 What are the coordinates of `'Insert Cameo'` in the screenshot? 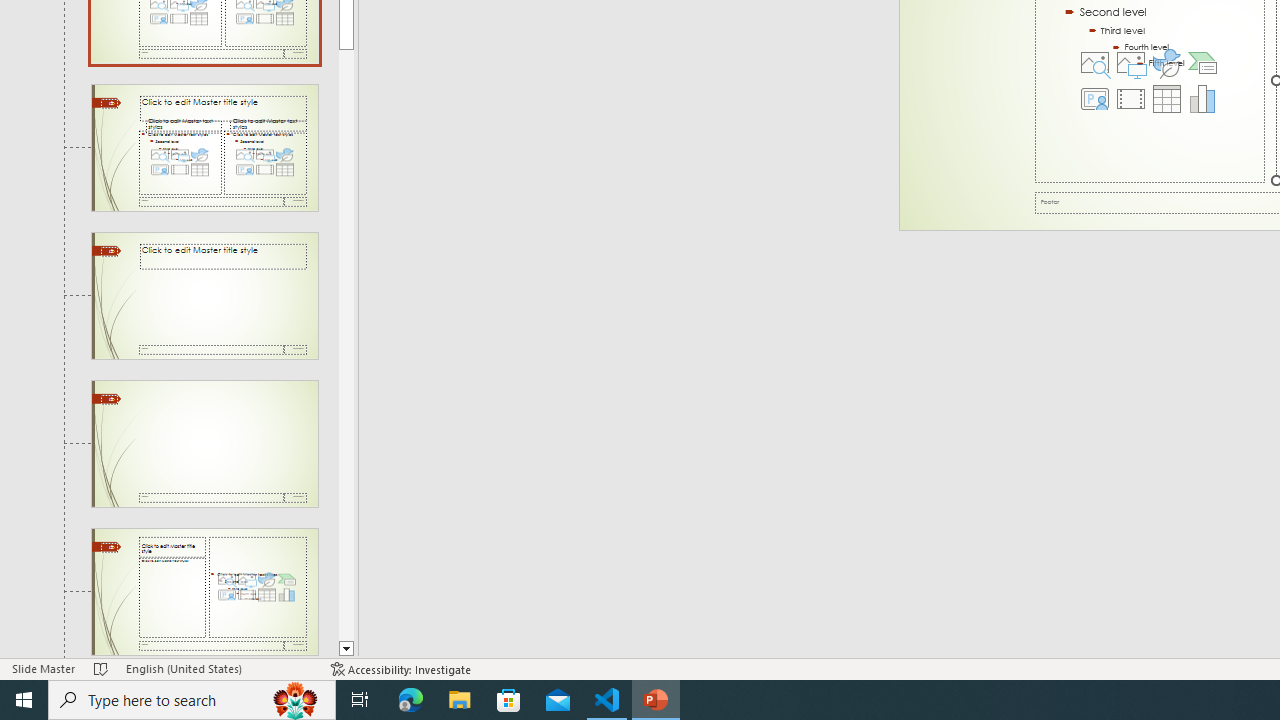 It's located at (1094, 99).